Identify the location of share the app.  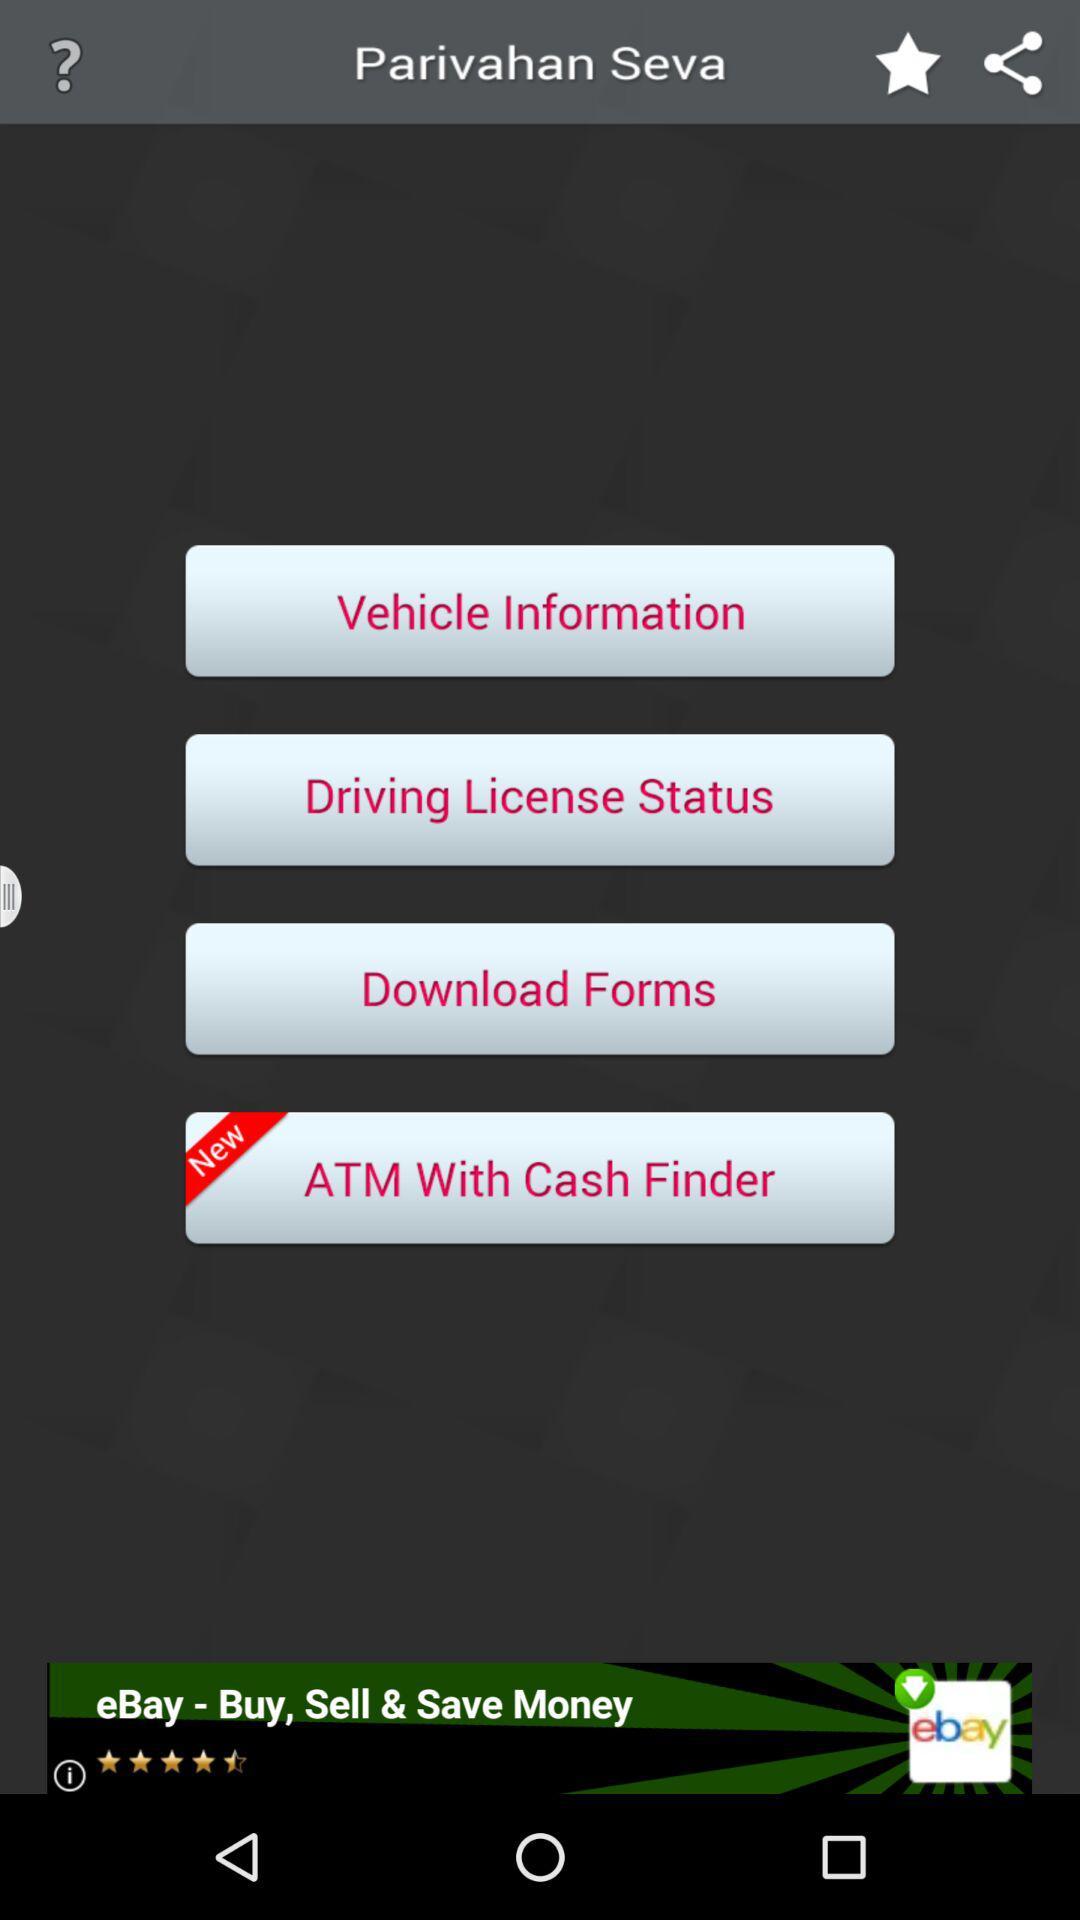
(1014, 65).